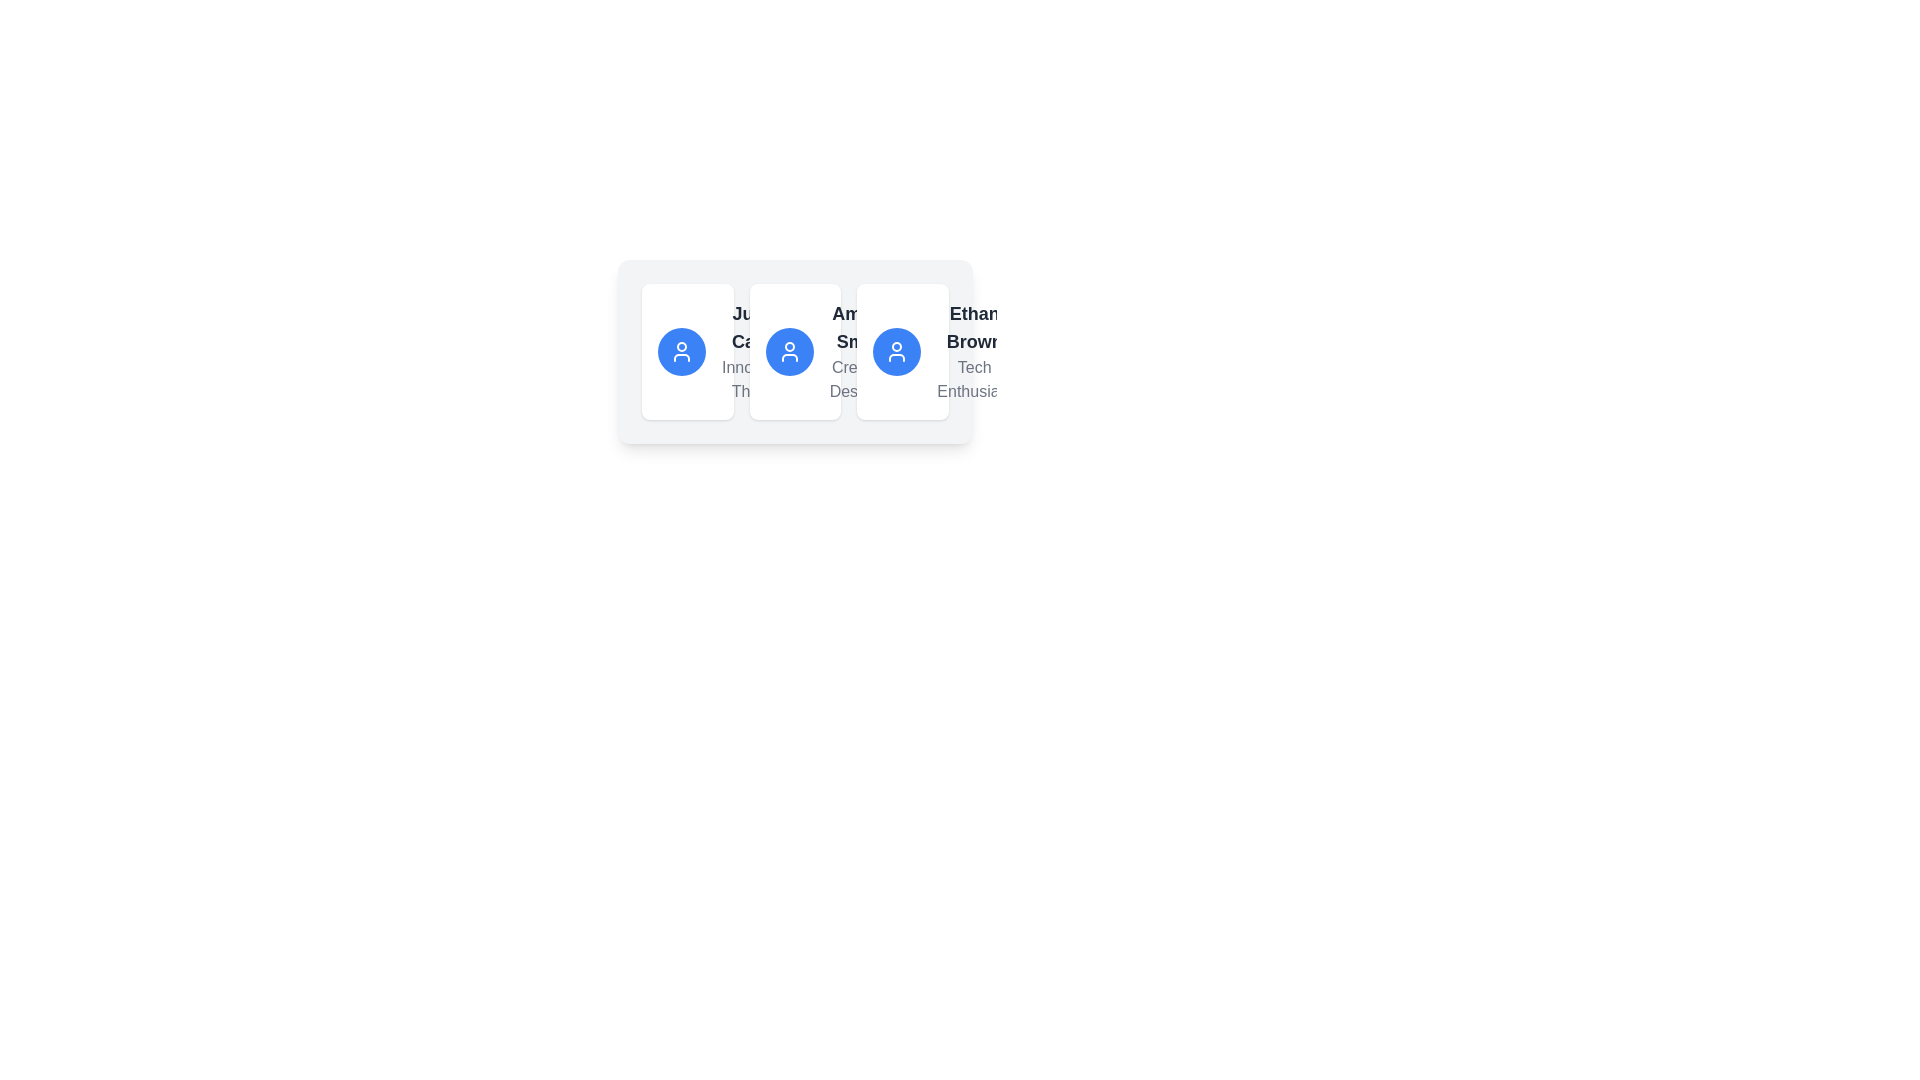 Image resolution: width=1920 pixels, height=1080 pixels. I want to click on the text label that provides additional information about 'Ethan Brown', positioned below the main text, so click(974, 380).